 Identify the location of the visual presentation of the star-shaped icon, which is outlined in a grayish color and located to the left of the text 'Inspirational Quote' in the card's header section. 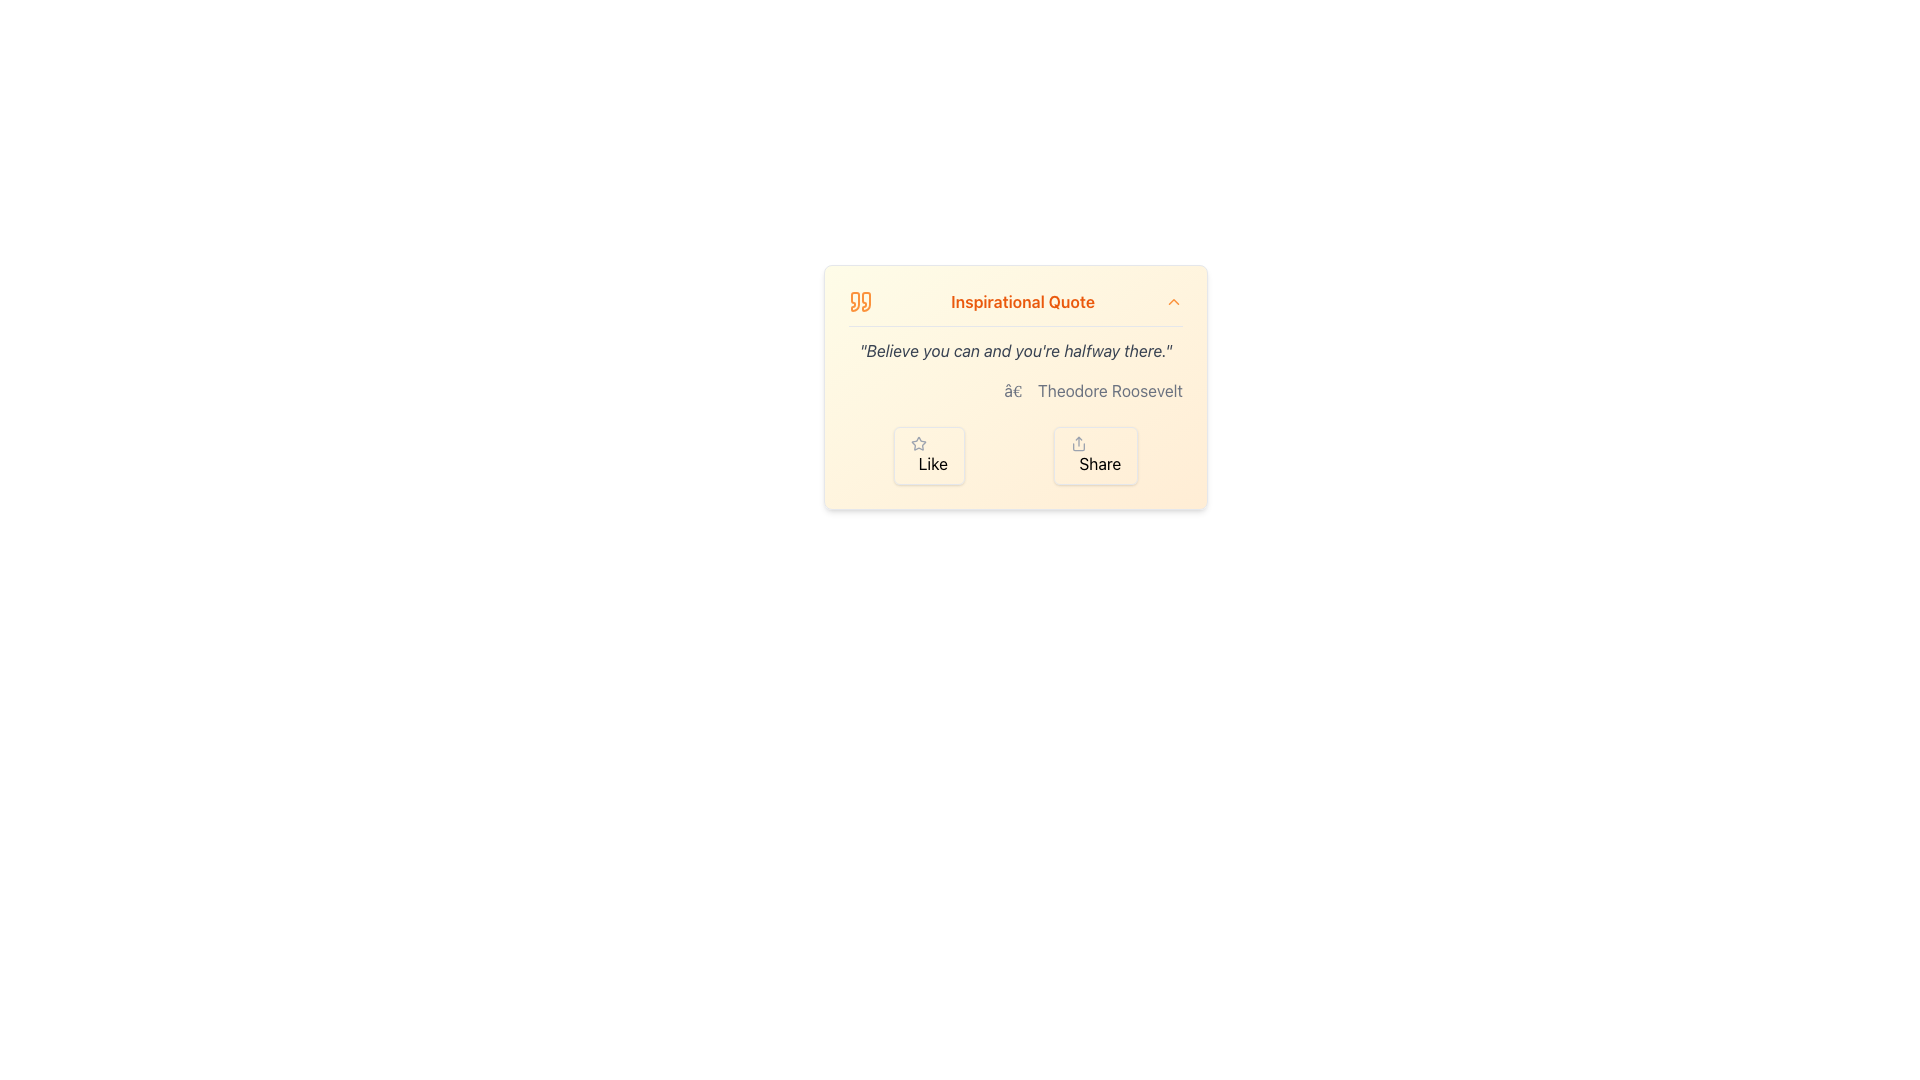
(917, 442).